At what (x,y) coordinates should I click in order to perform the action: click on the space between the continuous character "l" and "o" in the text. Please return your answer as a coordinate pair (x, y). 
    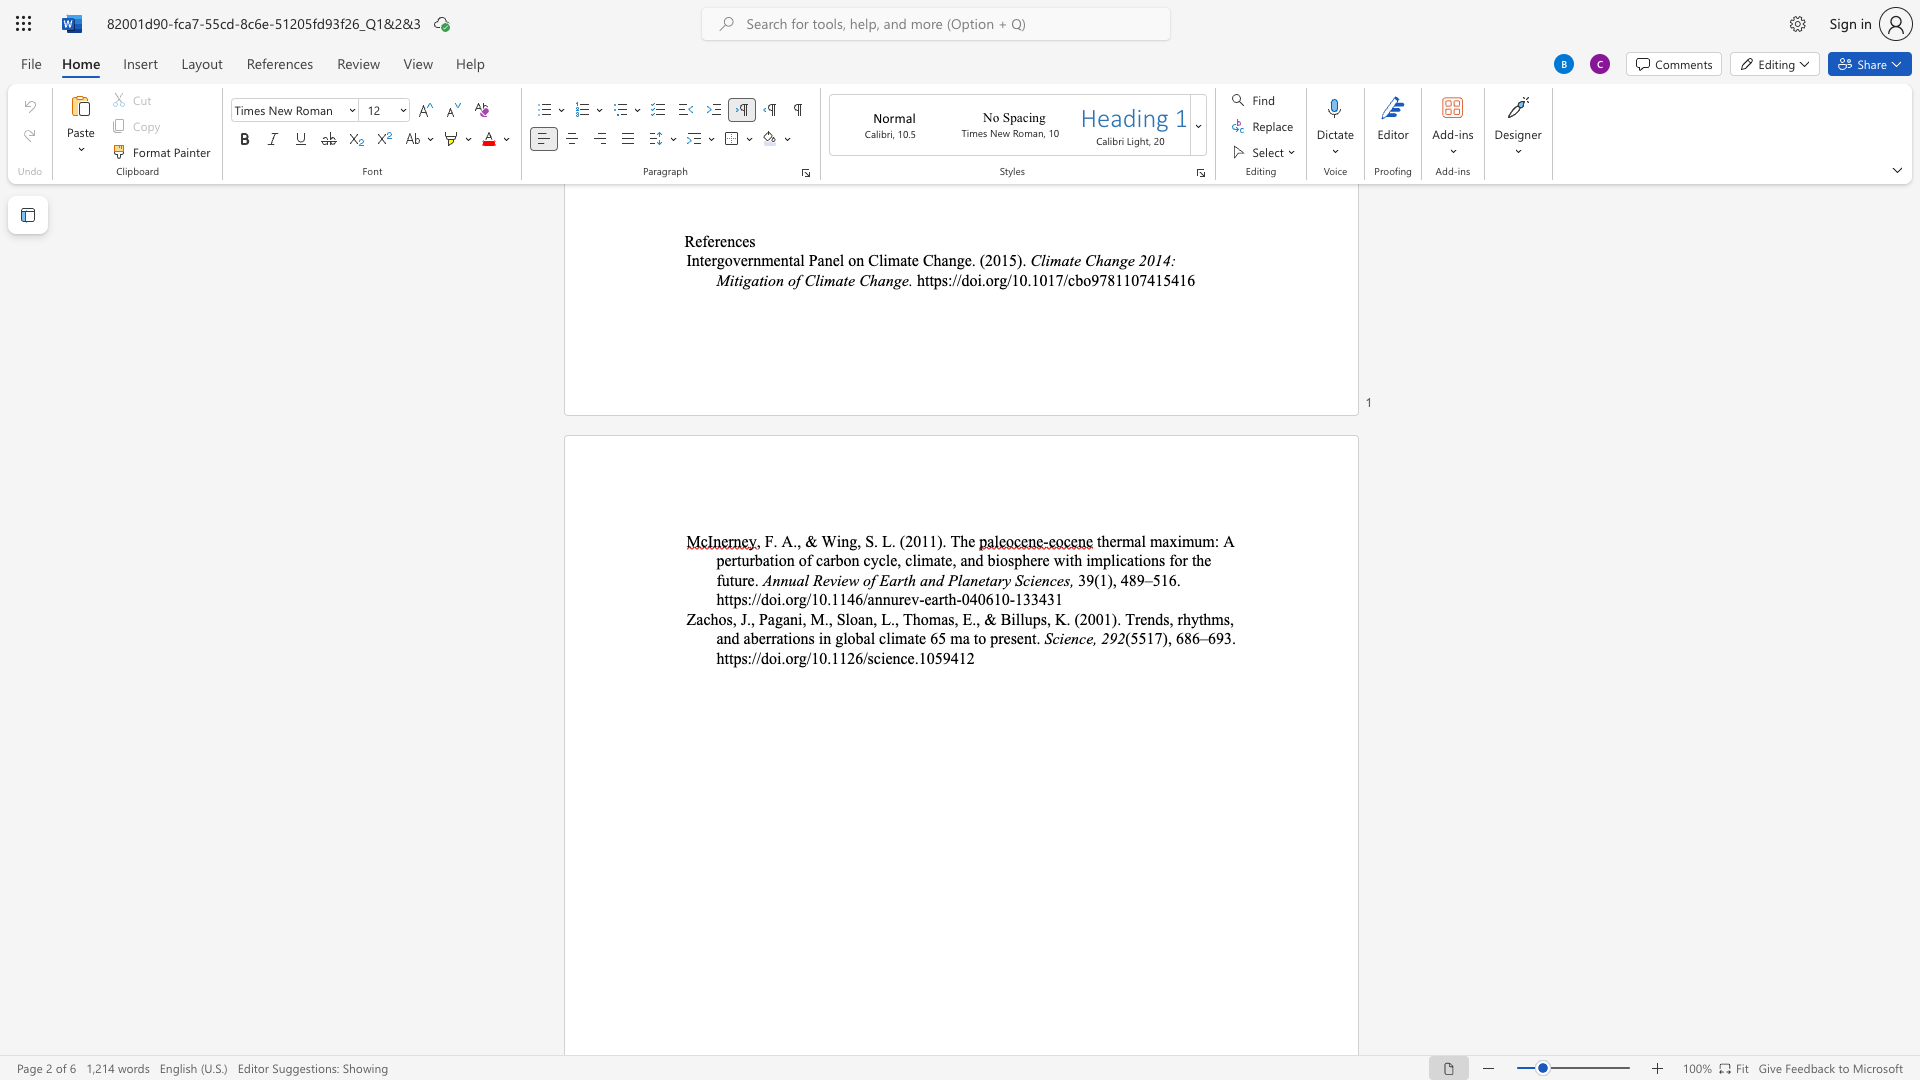
    Looking at the image, I should click on (850, 618).